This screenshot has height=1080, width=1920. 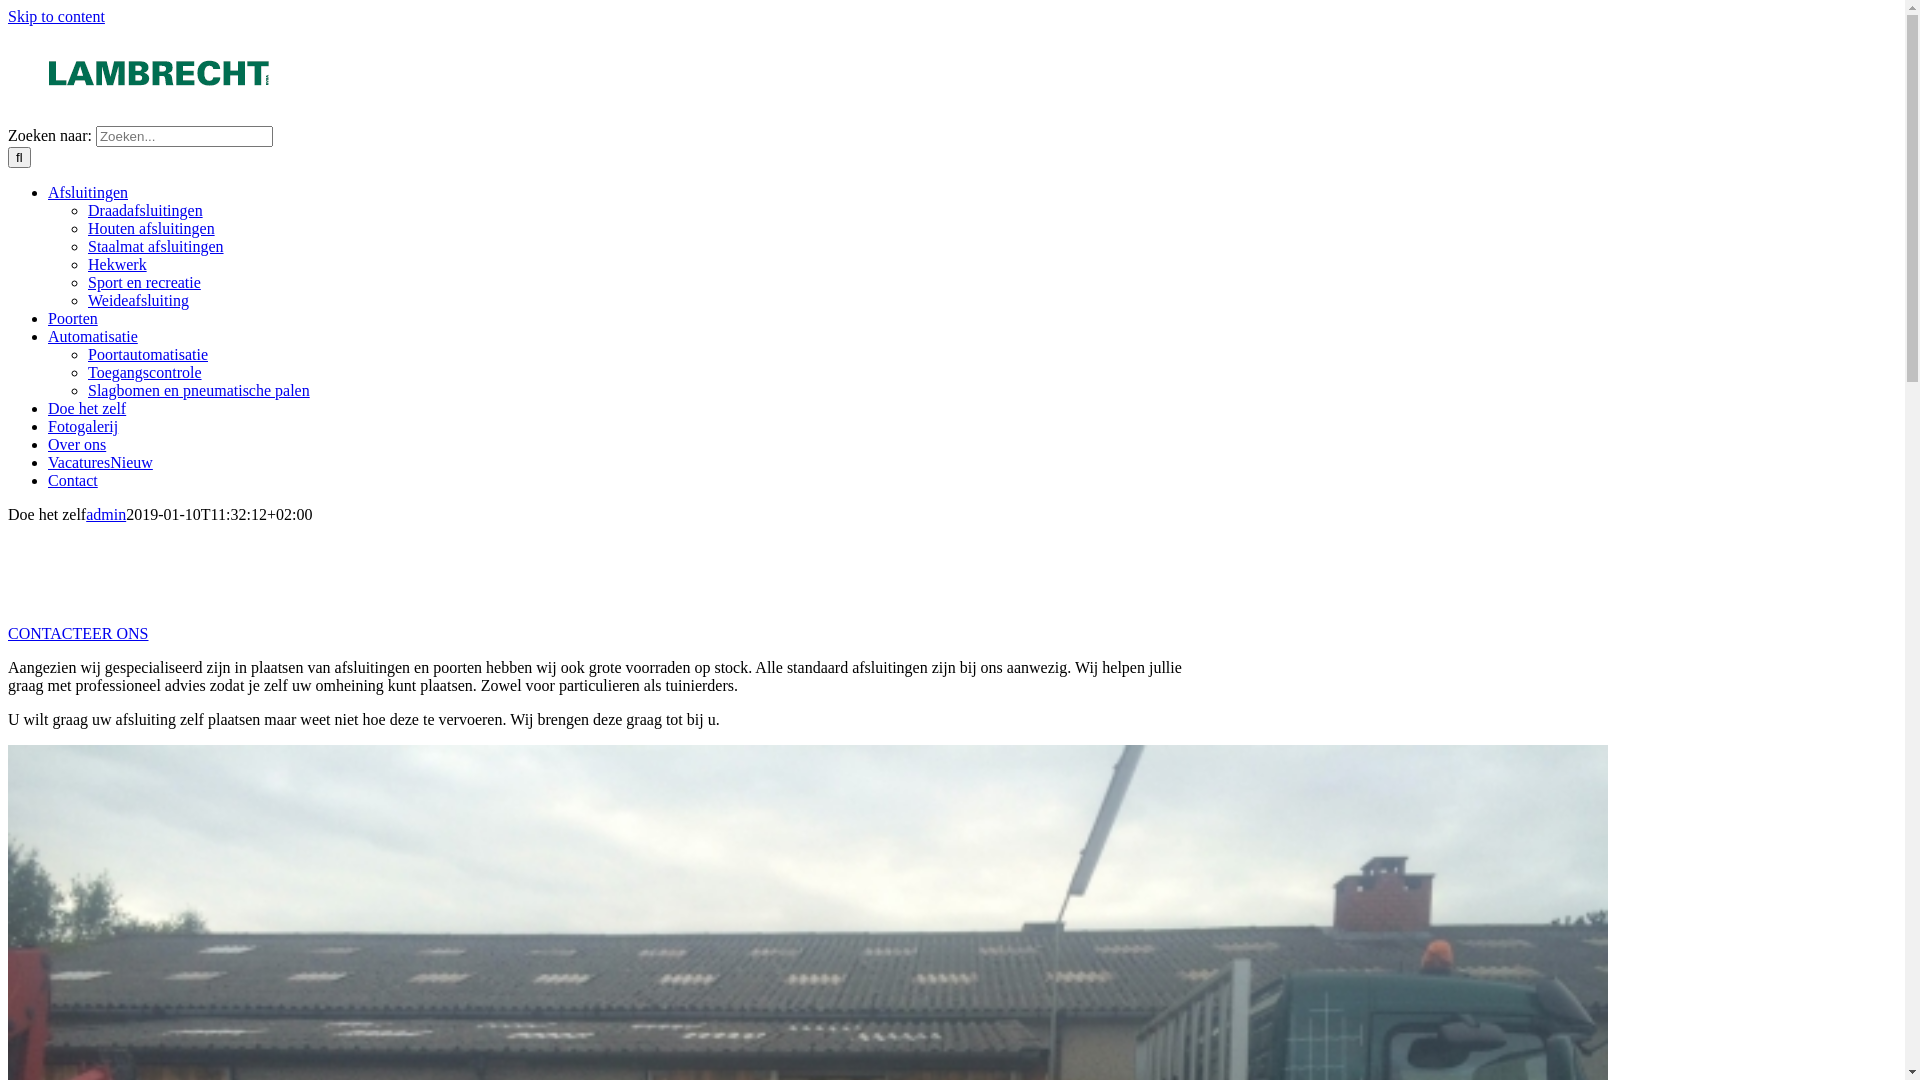 I want to click on 'Sport en recreatie', so click(x=143, y=282).